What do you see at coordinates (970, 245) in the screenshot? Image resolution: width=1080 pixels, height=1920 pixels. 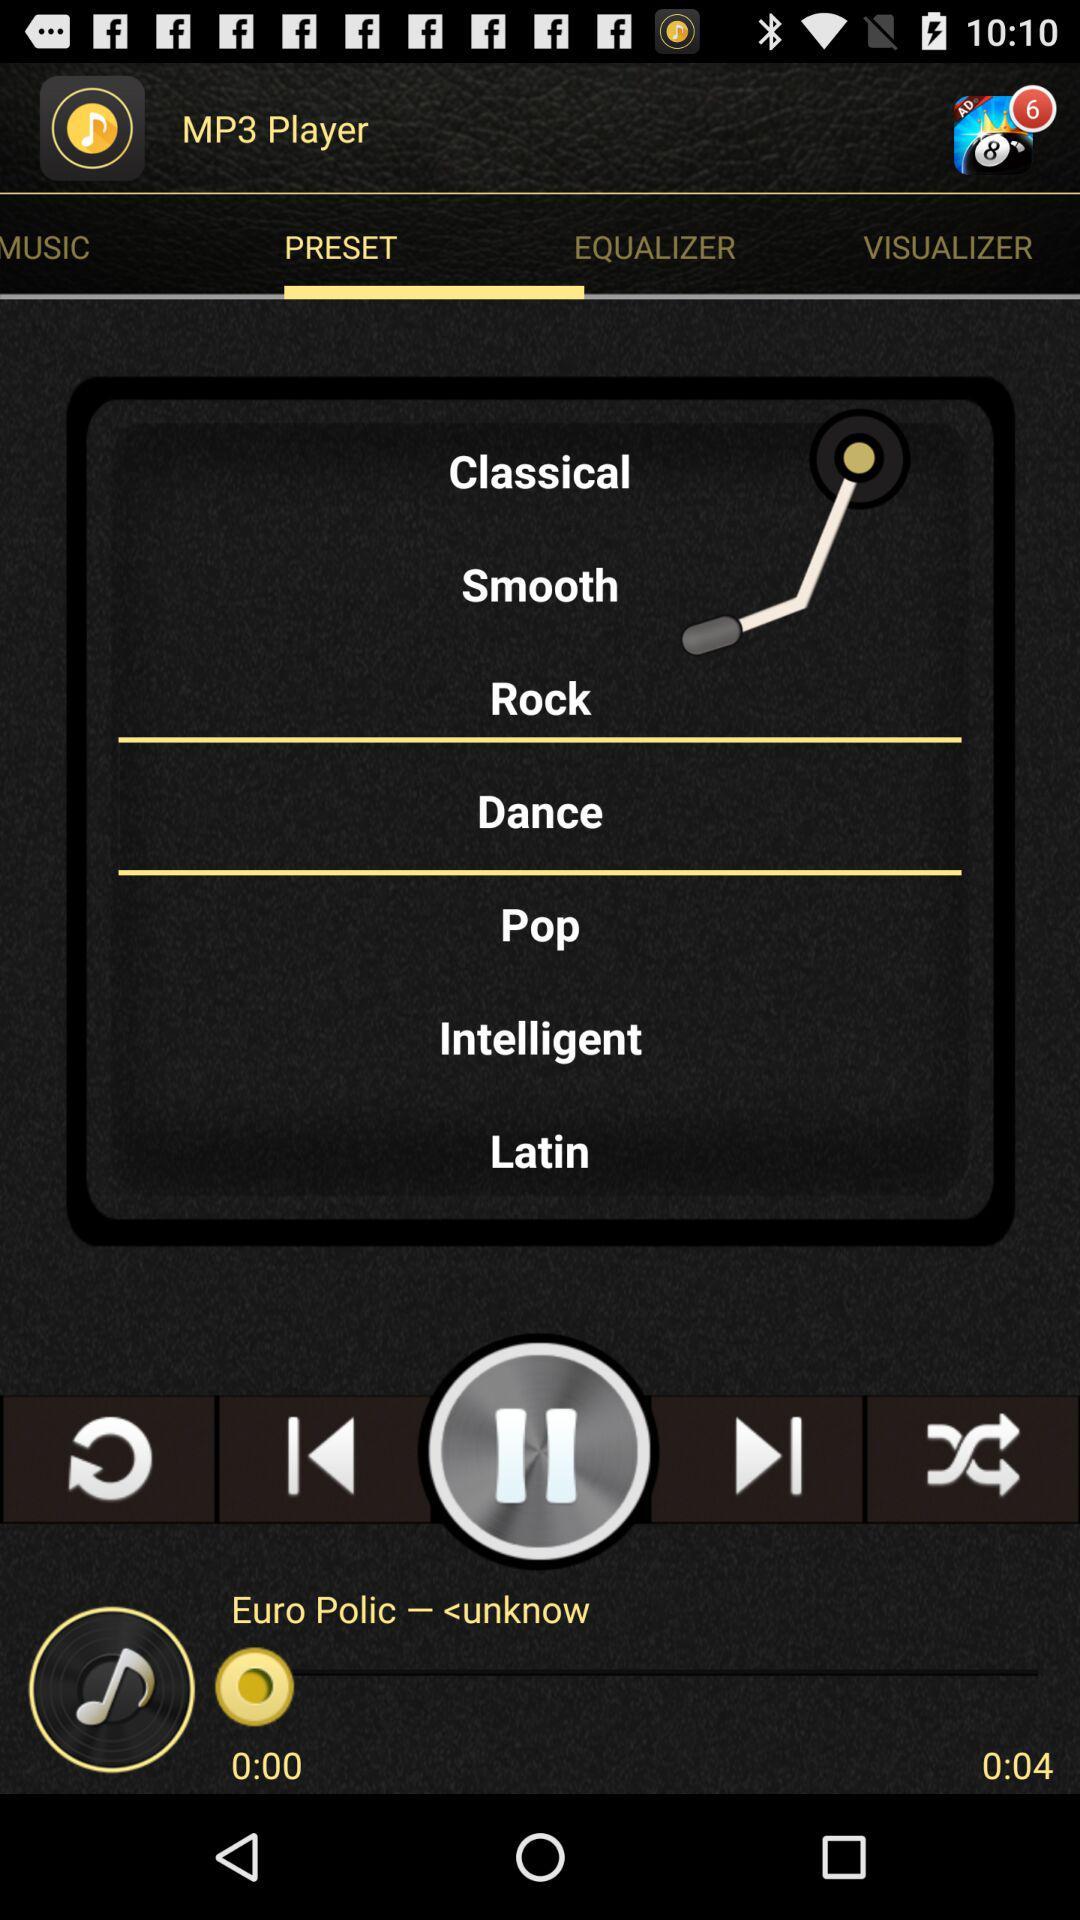 I see `the visualizer radio button` at bounding box center [970, 245].